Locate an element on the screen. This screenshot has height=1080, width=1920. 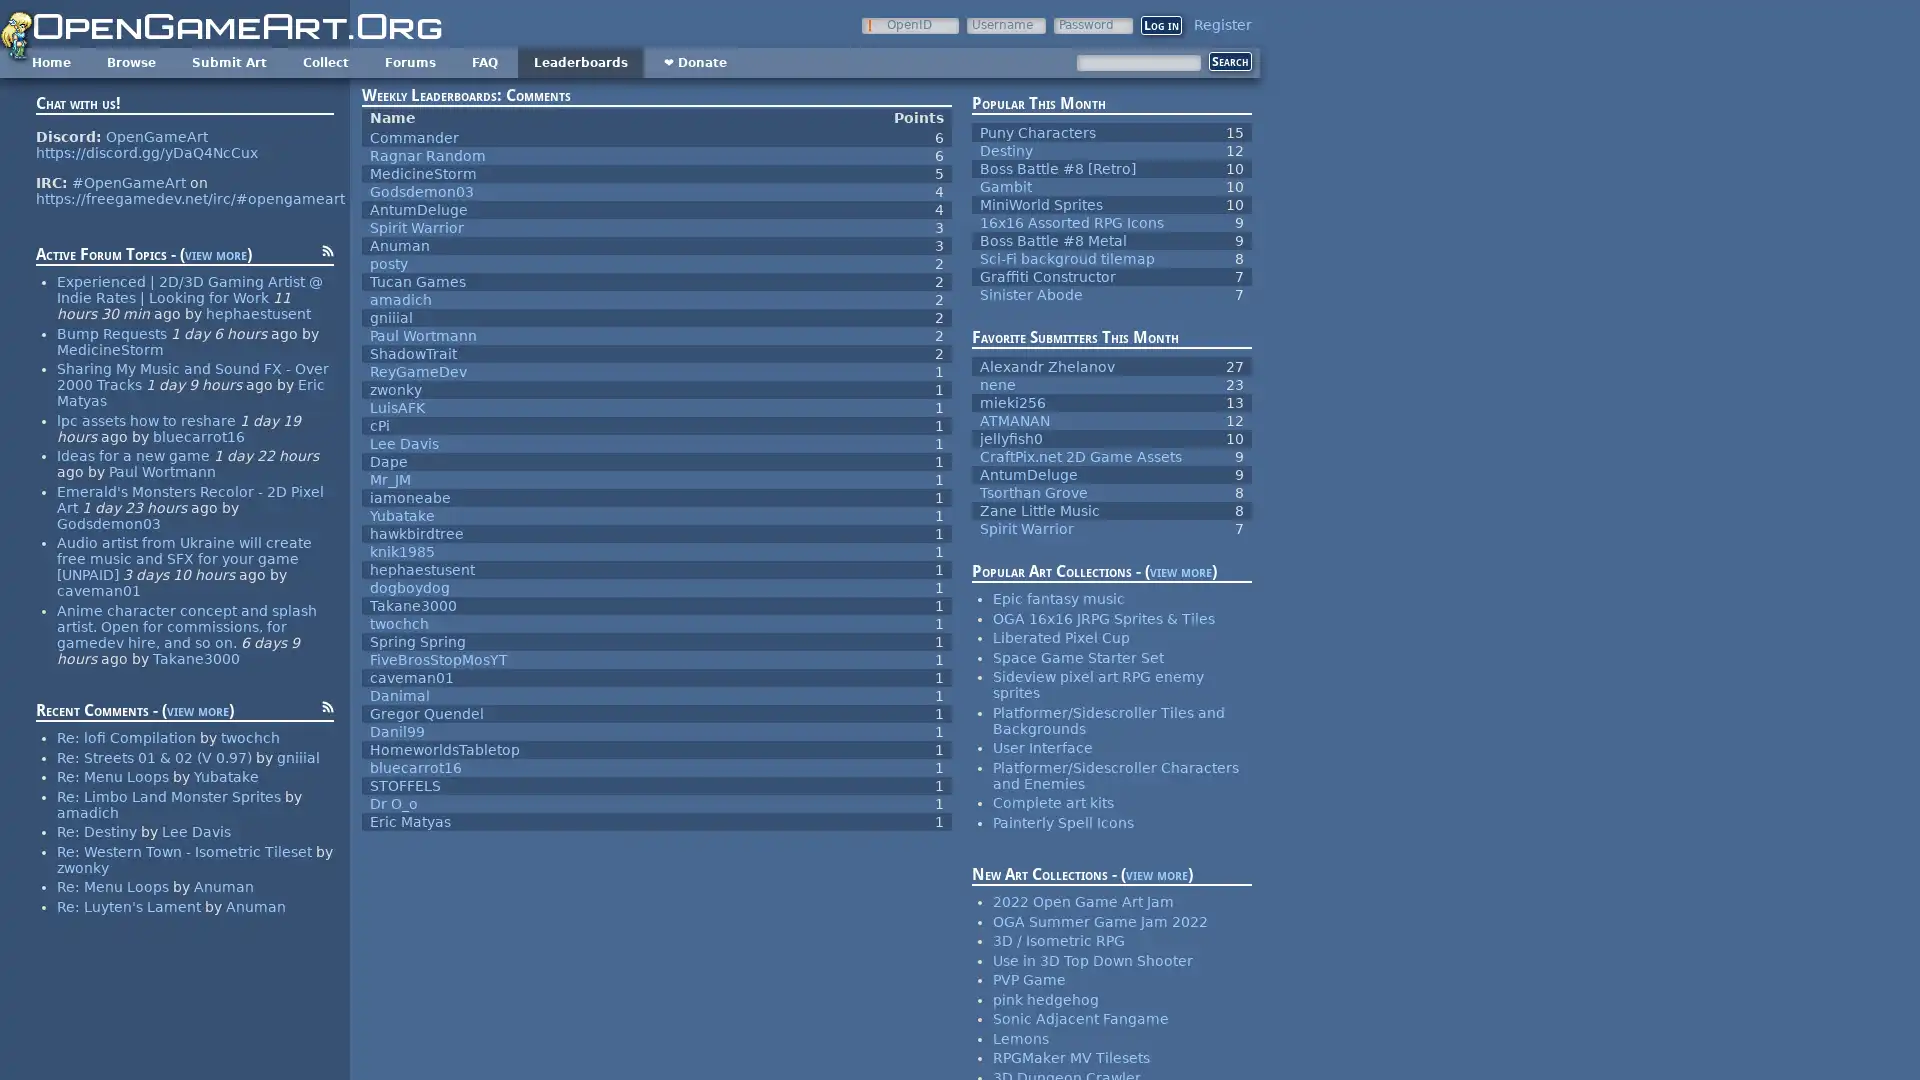
Log in is located at coordinates (1161, 25).